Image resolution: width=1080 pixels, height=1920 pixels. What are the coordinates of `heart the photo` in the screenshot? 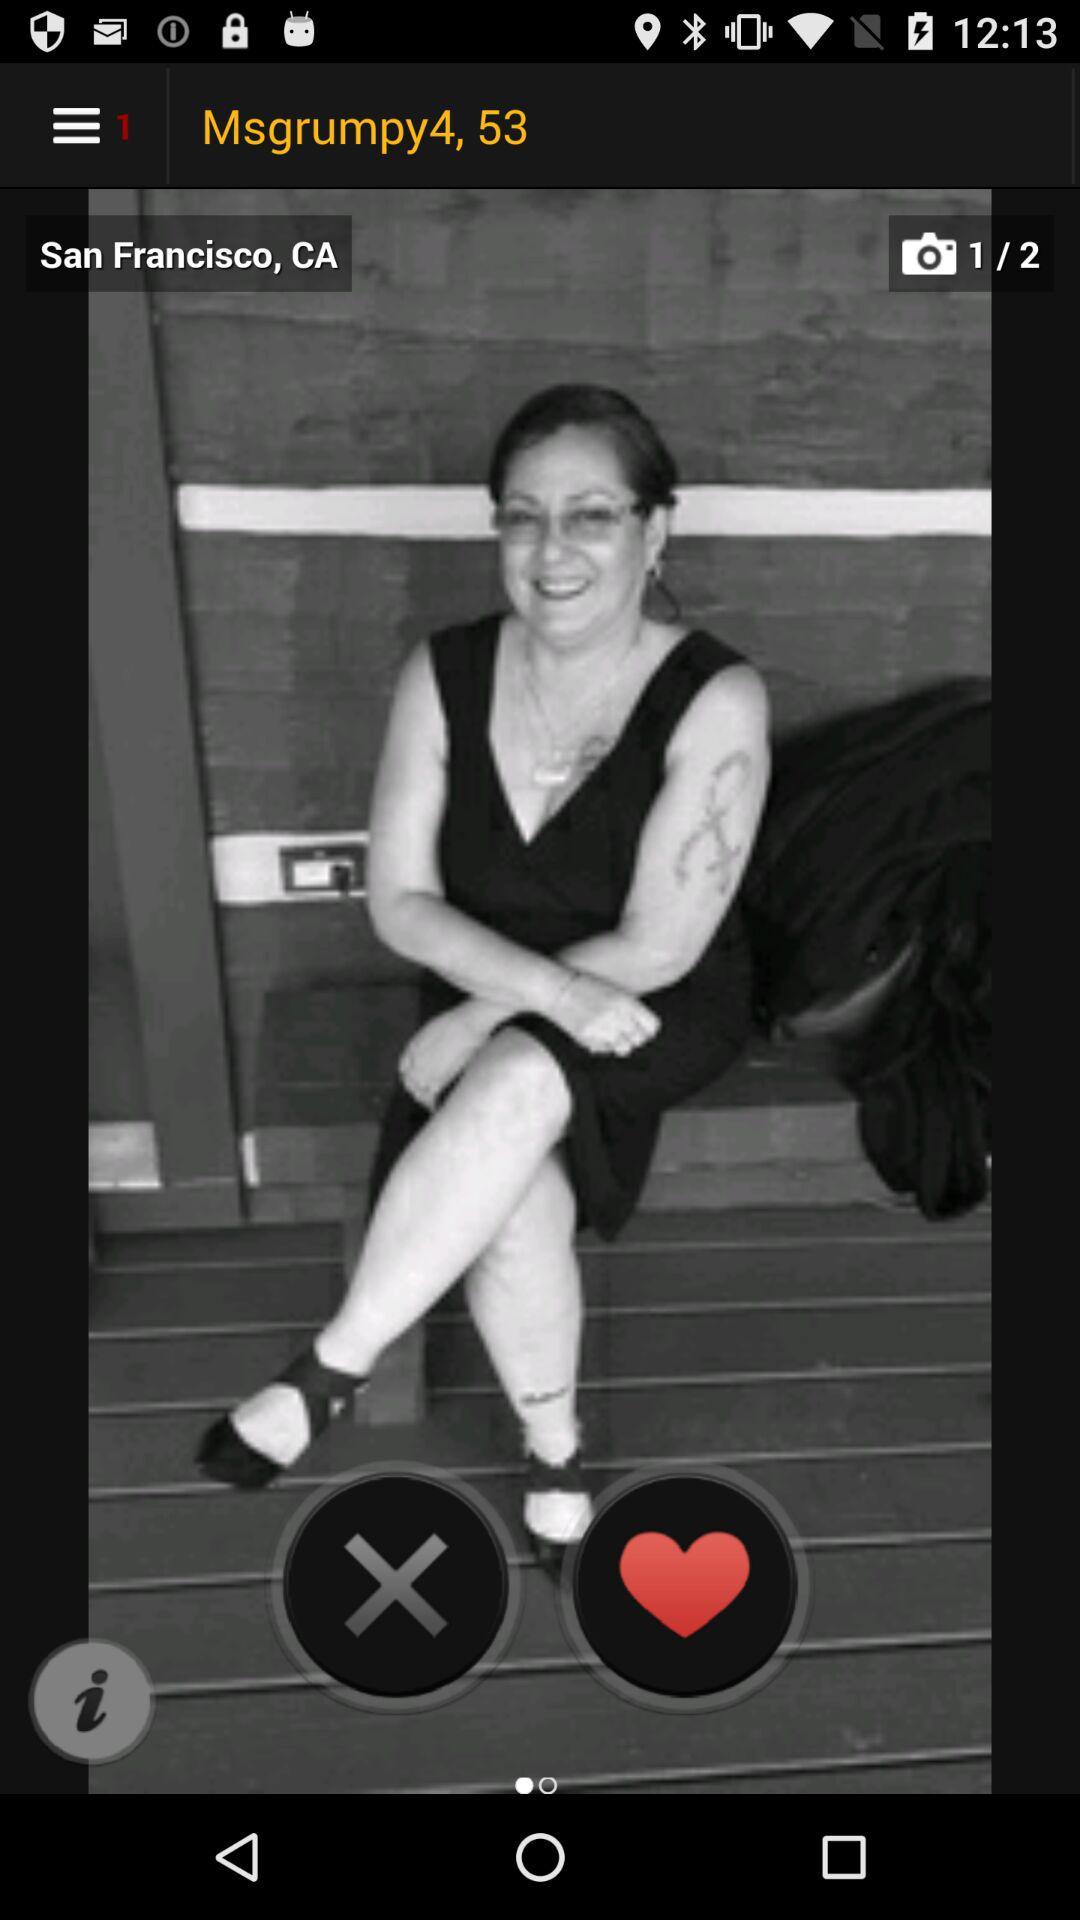 It's located at (682, 1583).